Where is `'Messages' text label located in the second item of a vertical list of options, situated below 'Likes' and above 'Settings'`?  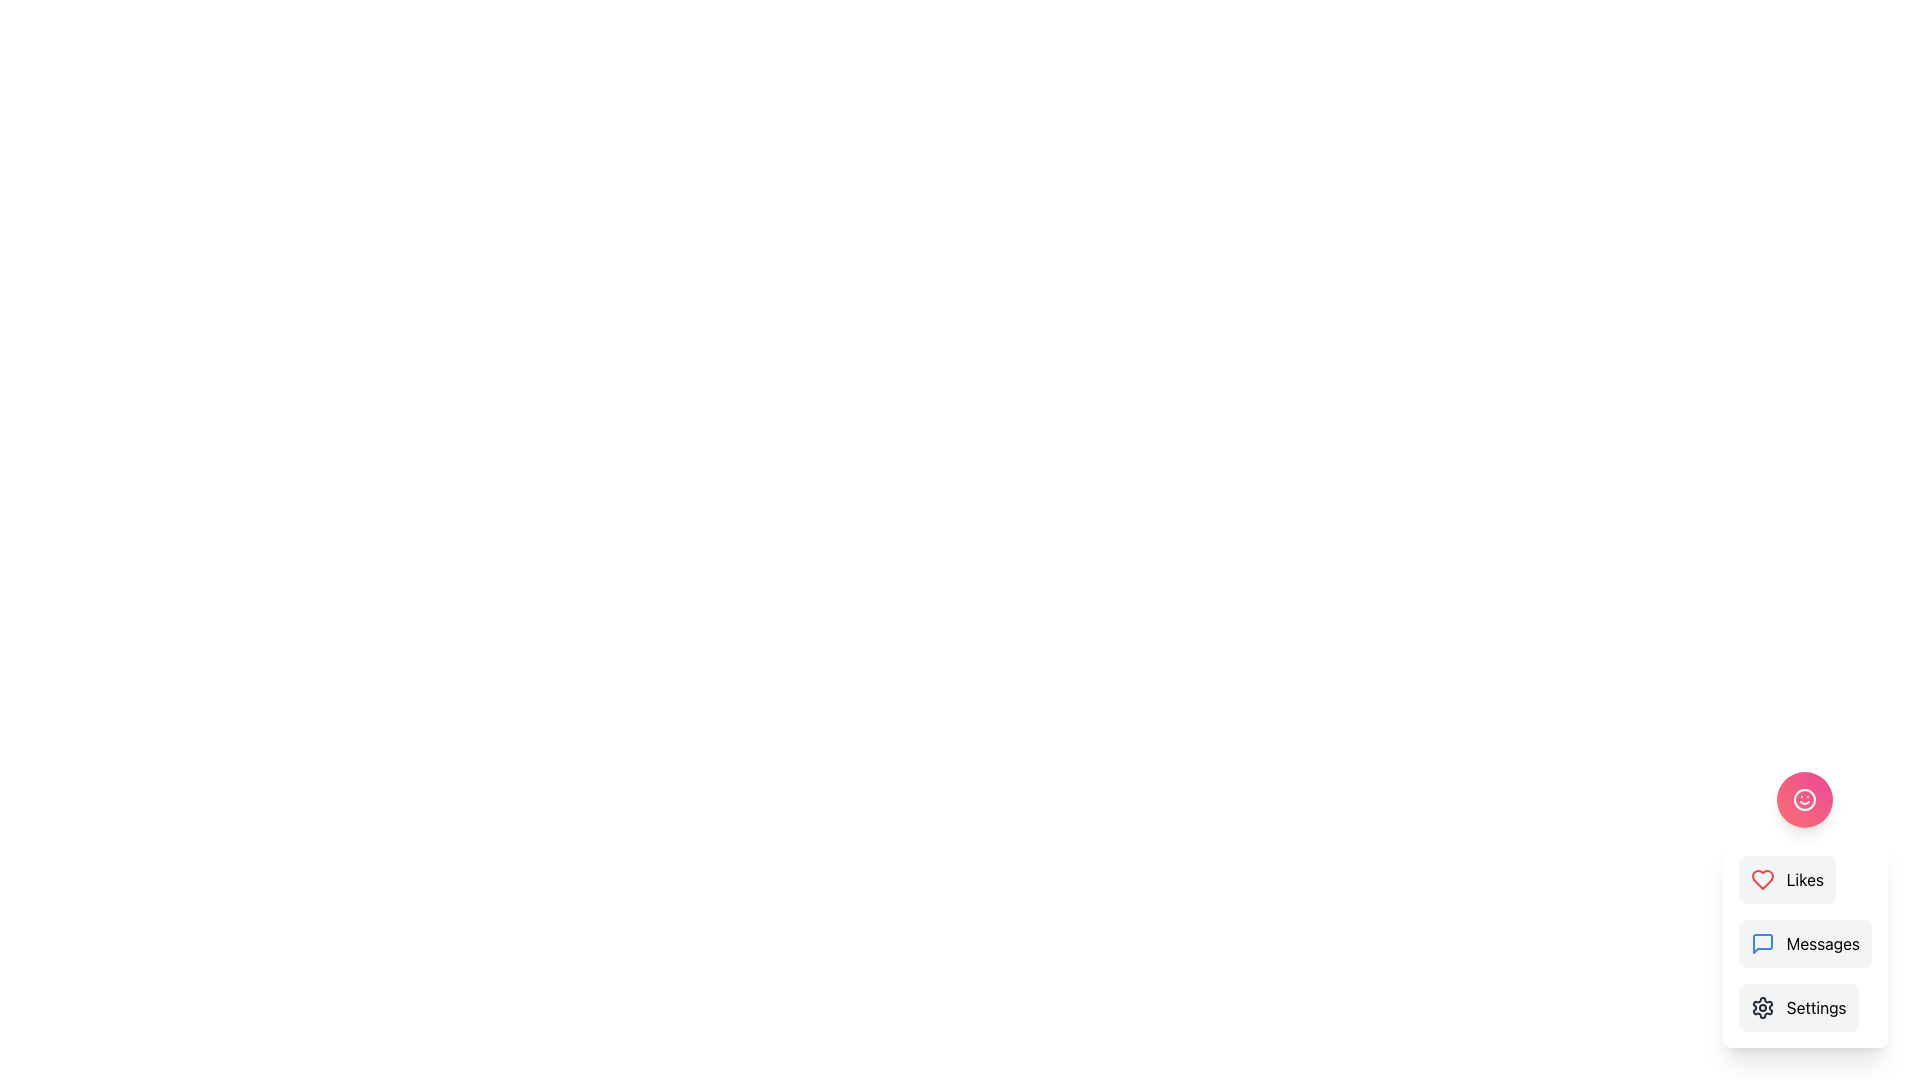
'Messages' text label located in the second item of a vertical list of options, situated below 'Likes' and above 'Settings' is located at coordinates (1823, 944).